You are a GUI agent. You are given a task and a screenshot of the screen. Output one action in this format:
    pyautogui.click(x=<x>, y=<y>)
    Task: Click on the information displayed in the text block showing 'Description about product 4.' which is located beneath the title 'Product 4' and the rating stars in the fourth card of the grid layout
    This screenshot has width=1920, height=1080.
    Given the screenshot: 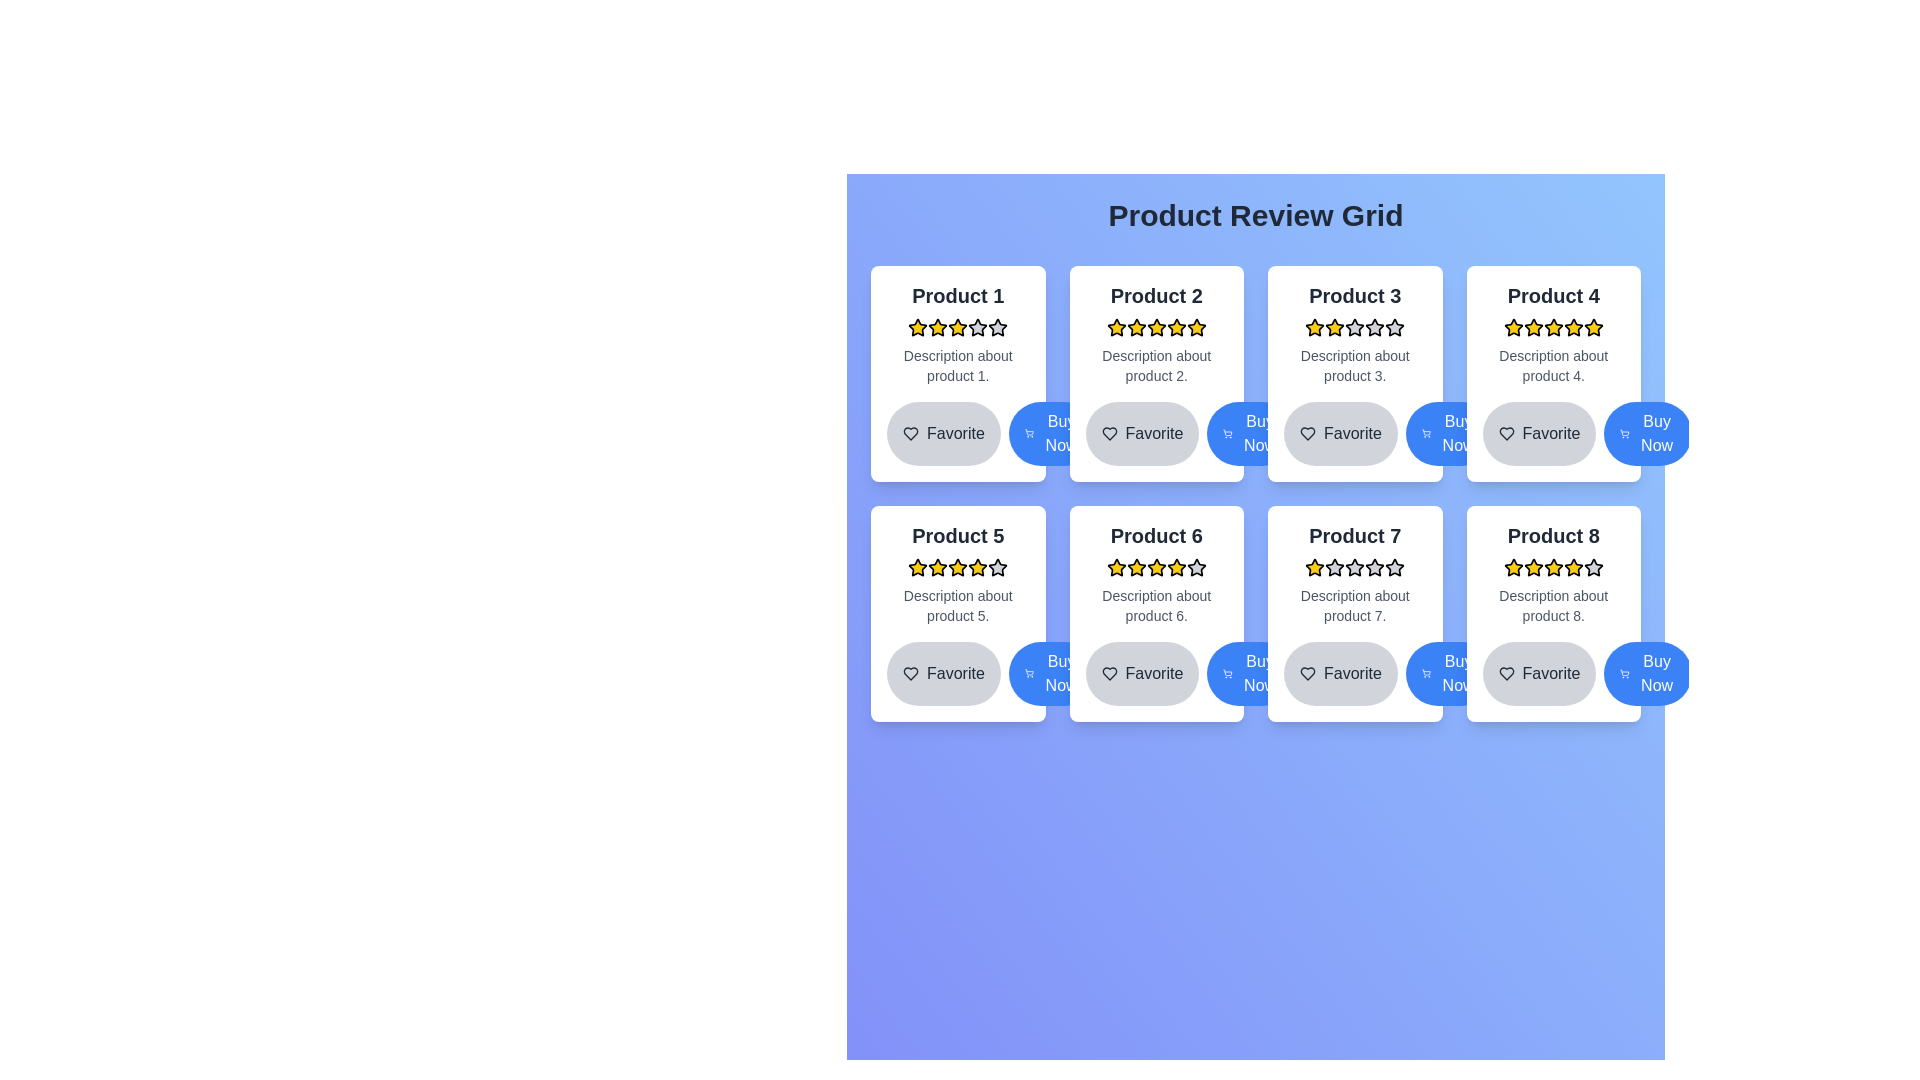 What is the action you would take?
    pyautogui.click(x=1552, y=366)
    